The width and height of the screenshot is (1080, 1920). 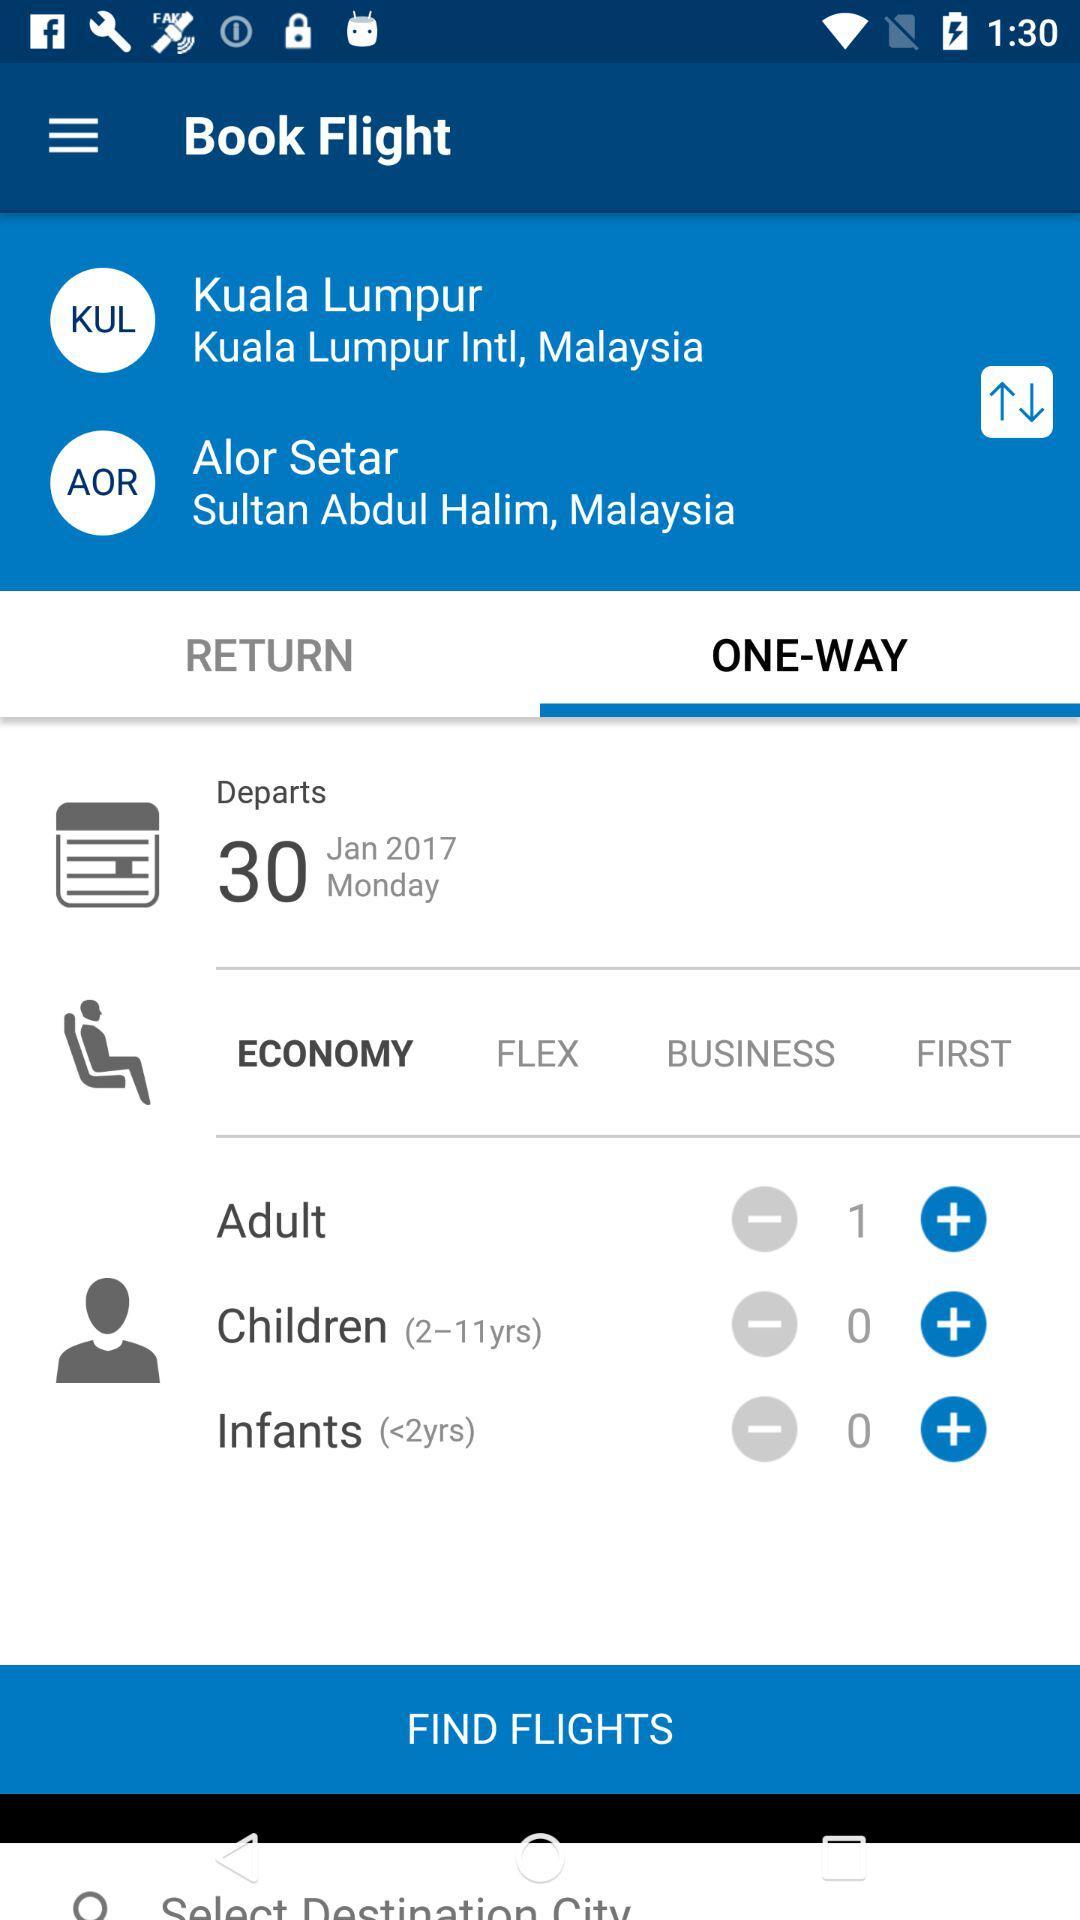 I want to click on the add icon, so click(x=952, y=1428).